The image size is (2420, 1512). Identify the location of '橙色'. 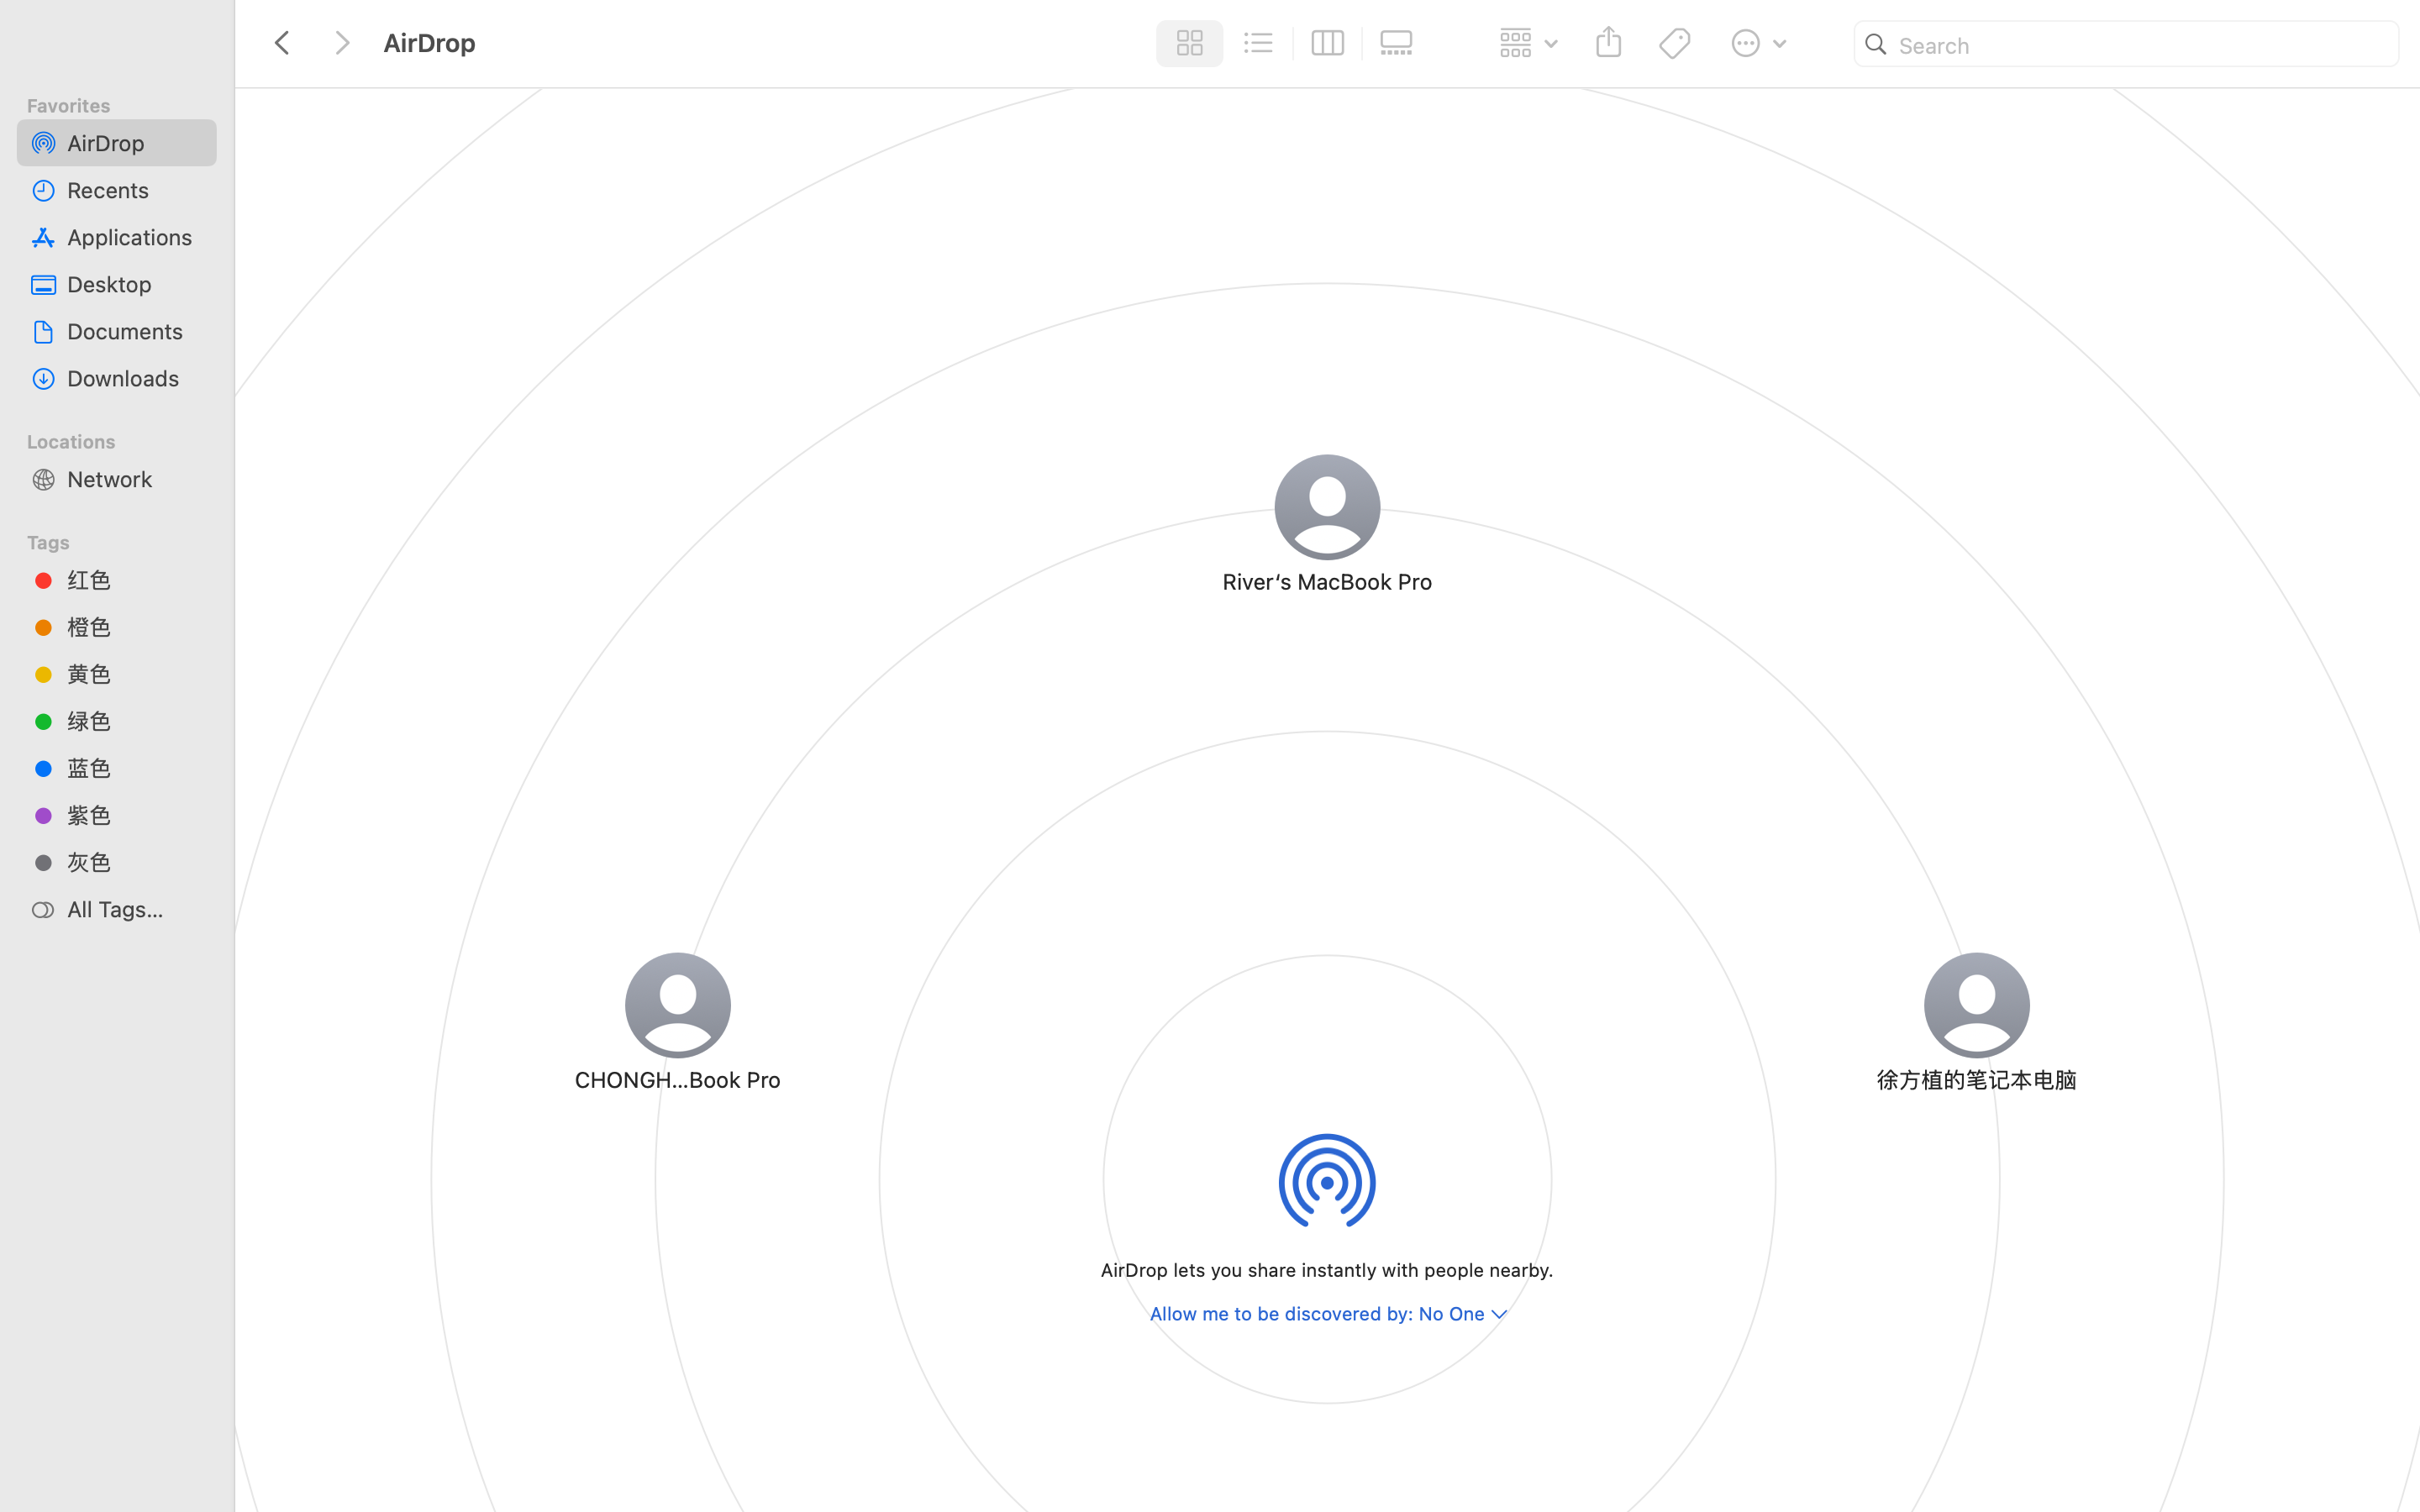
(134, 626).